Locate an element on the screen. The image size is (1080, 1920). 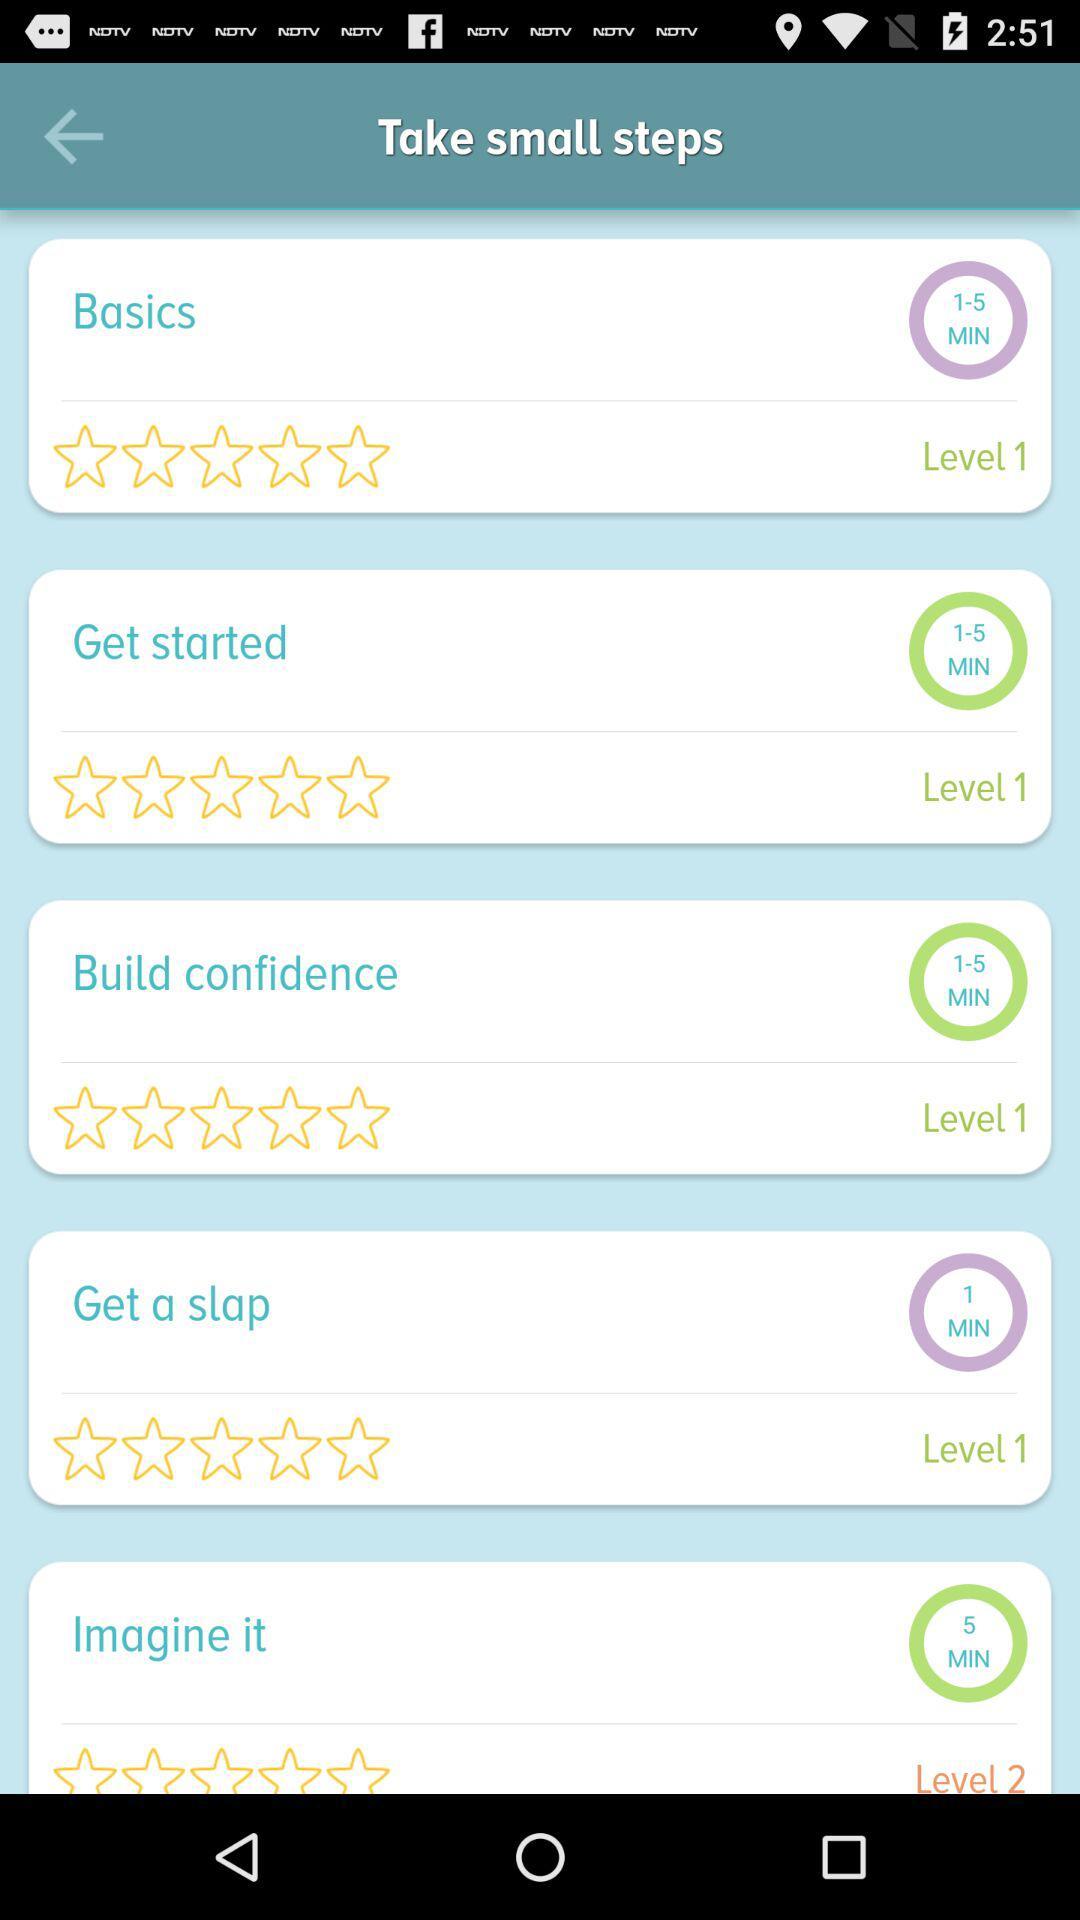
get a slap item is located at coordinates (479, 1302).